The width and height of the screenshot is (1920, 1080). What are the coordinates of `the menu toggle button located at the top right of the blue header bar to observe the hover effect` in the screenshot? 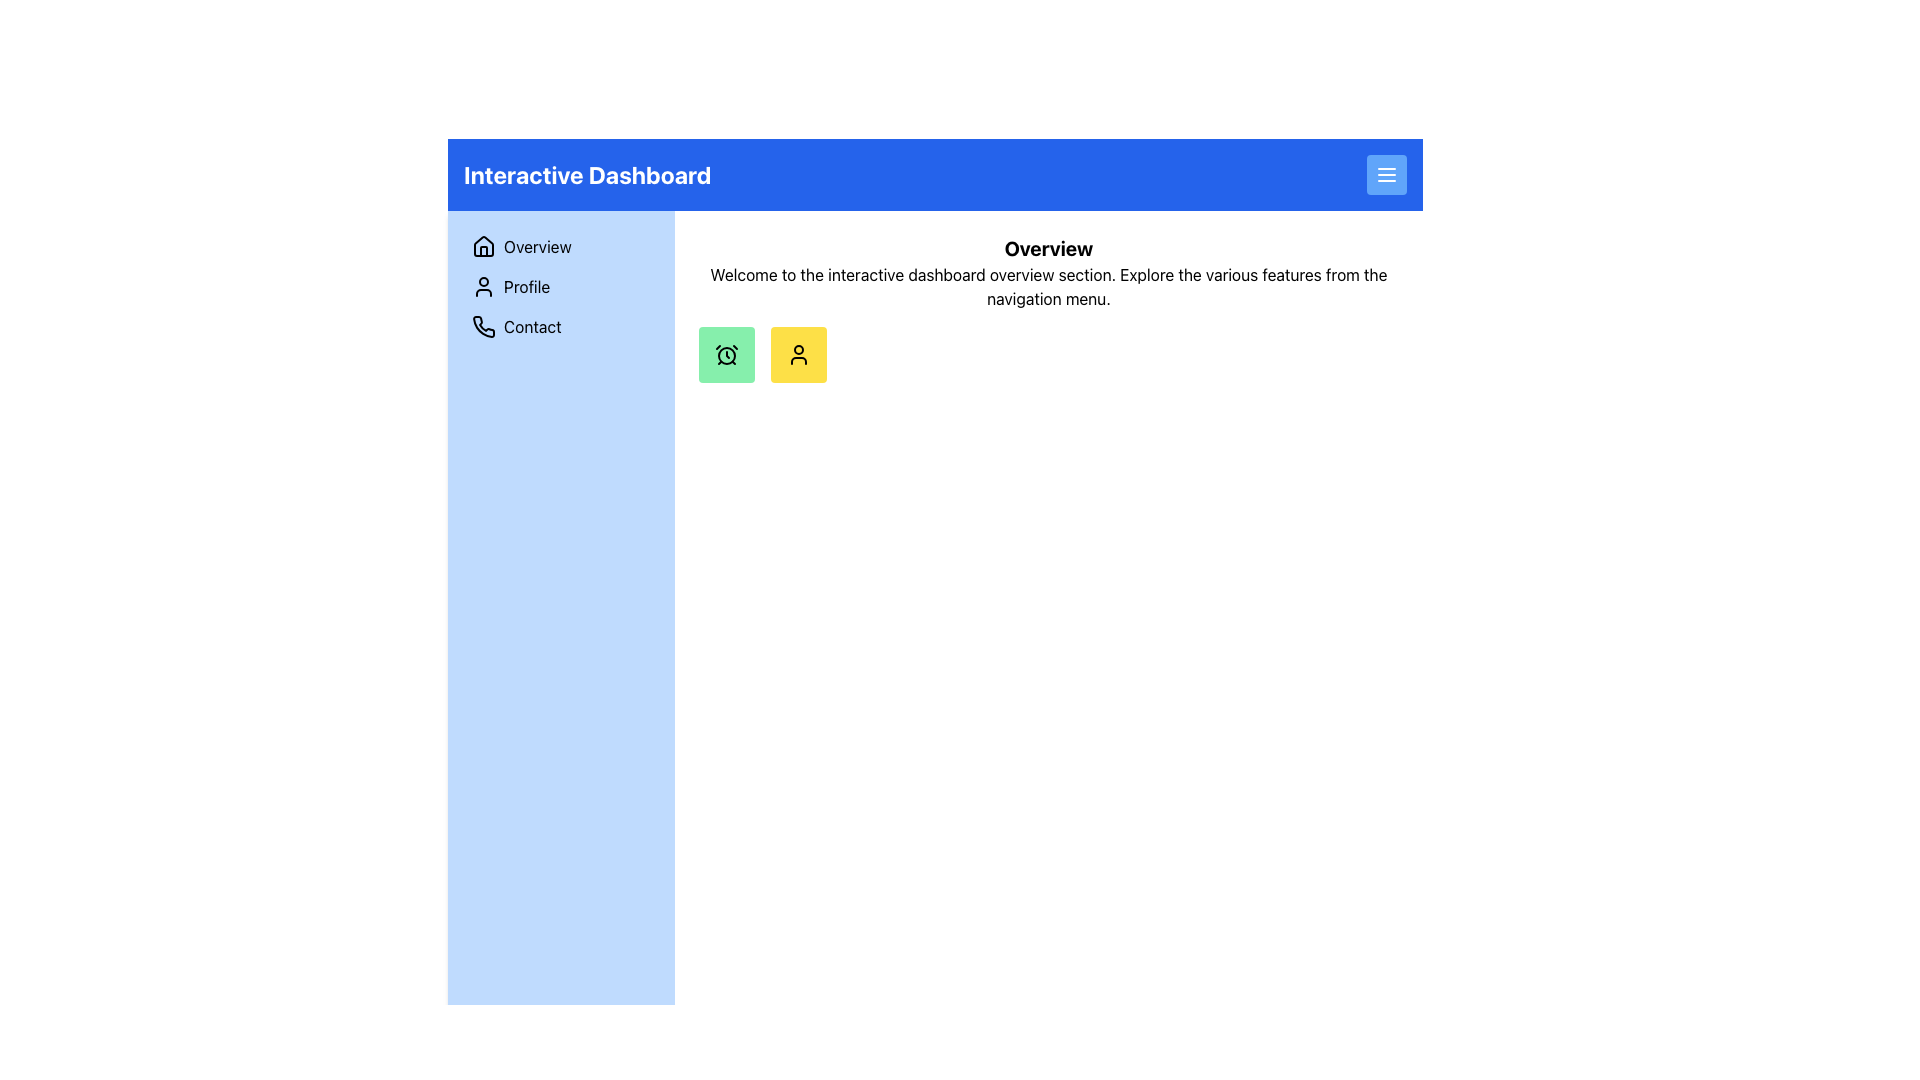 It's located at (1386, 173).